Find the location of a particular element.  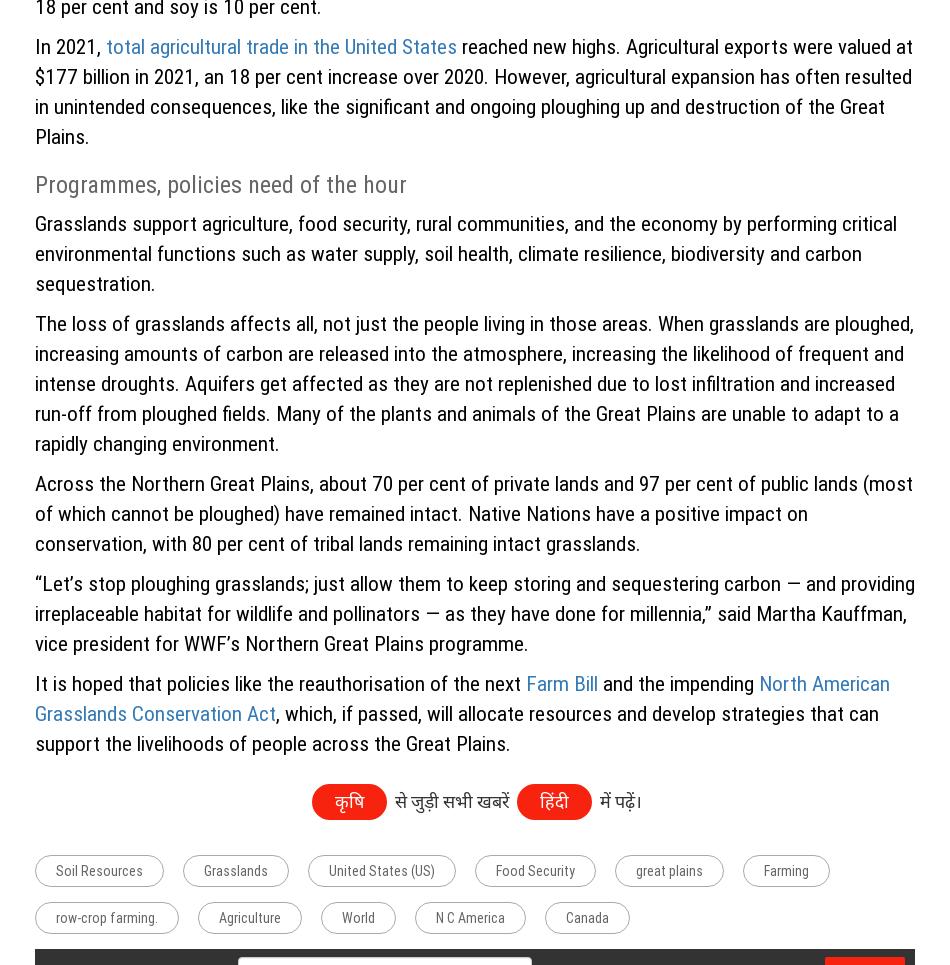

'In 2021,' is located at coordinates (34, 46).